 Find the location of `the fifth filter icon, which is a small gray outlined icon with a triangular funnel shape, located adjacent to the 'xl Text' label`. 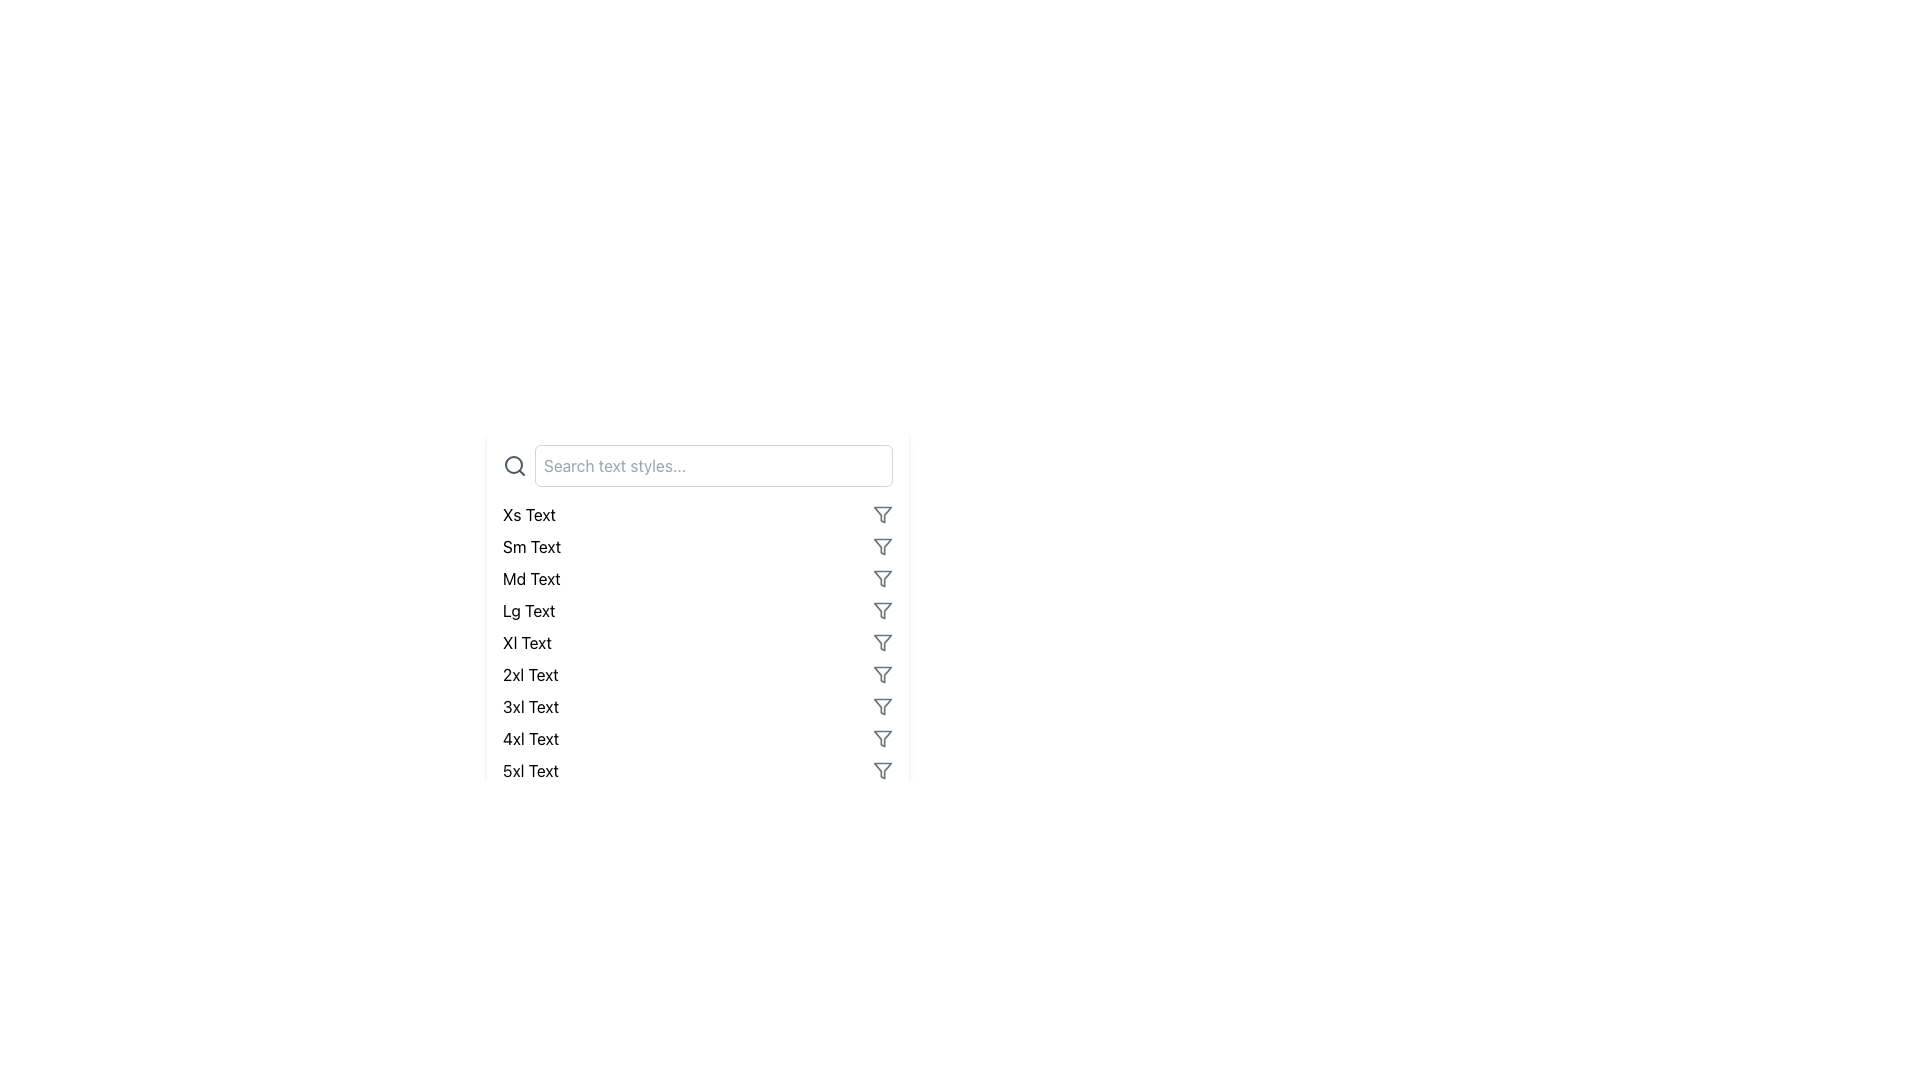

the fifth filter icon, which is a small gray outlined icon with a triangular funnel shape, located adjacent to the 'xl Text' label is located at coordinates (882, 643).